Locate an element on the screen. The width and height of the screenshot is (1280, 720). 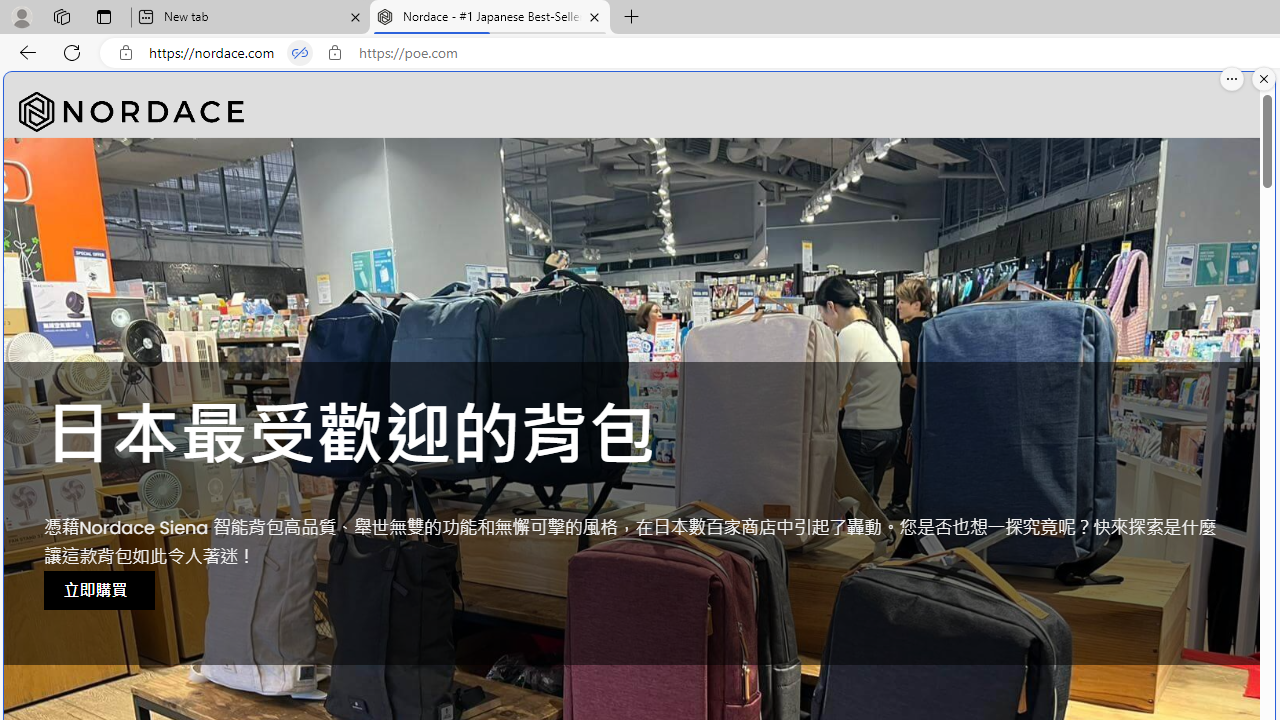
'Tabs in split screen' is located at coordinates (299, 52).